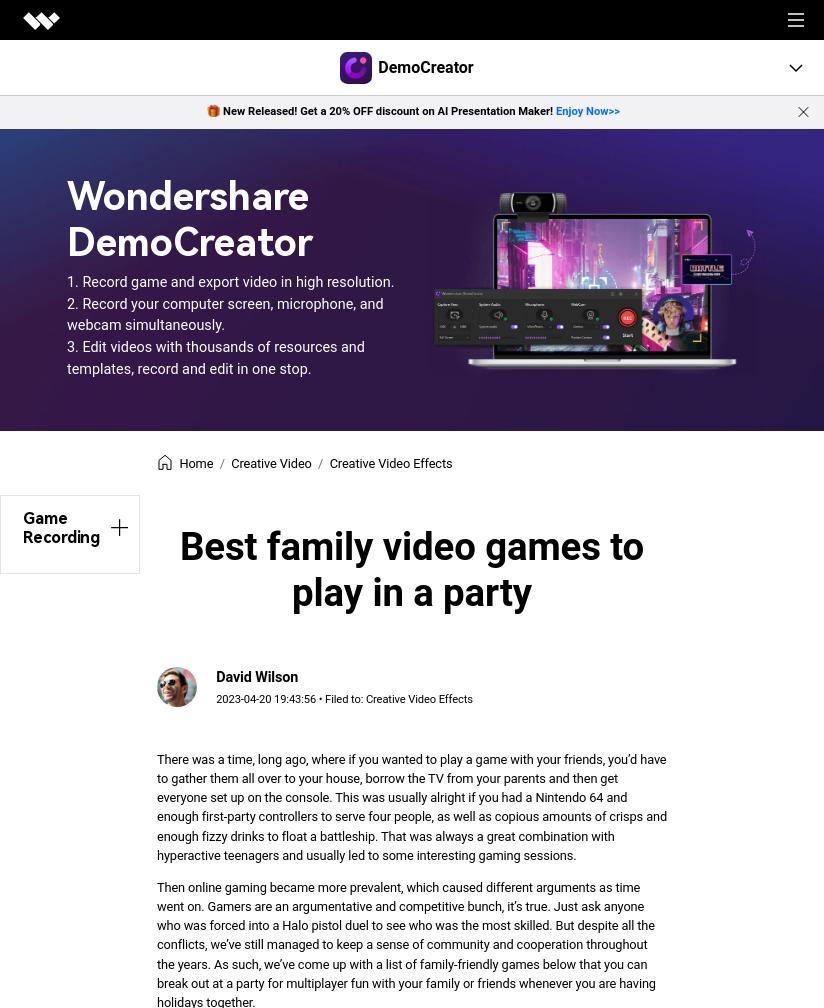  I want to click on '1. Record game and export video in high resolution.', so click(229, 282).